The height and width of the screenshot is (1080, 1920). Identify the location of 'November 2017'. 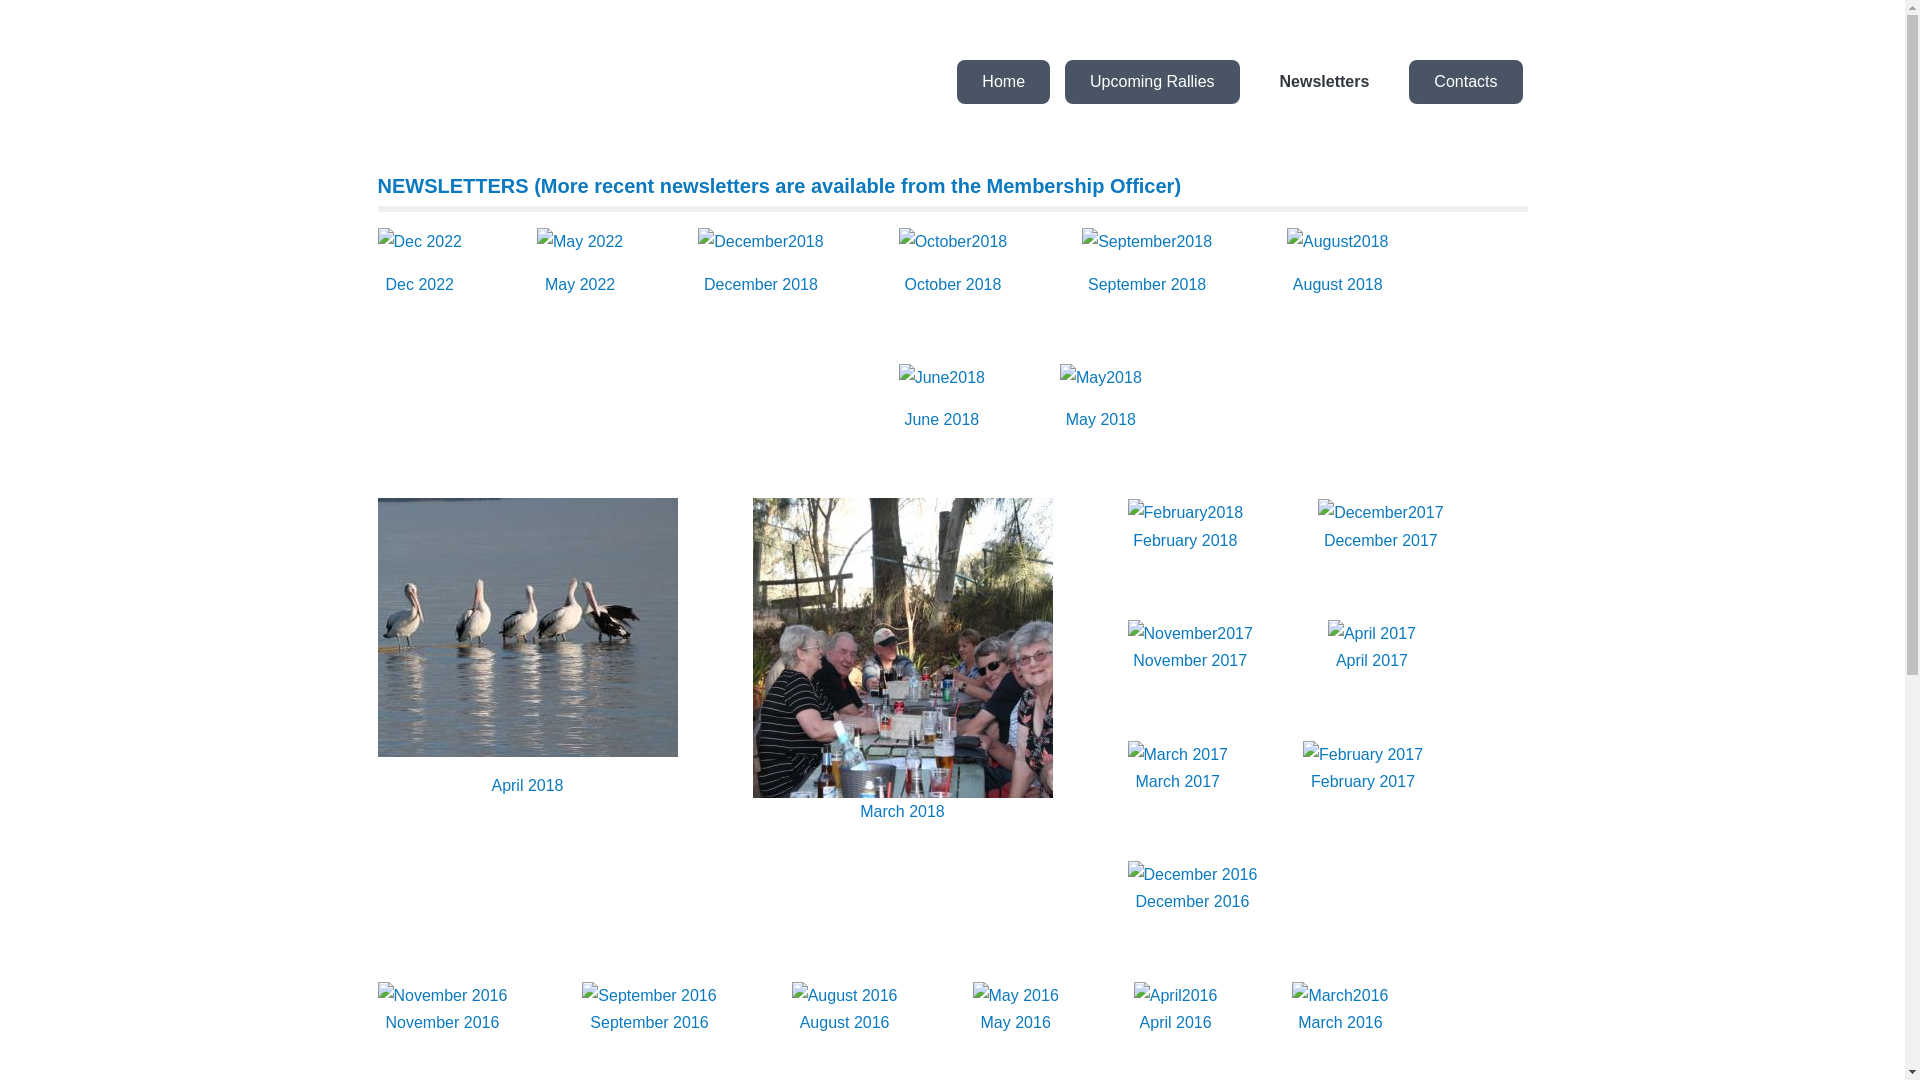
(1190, 660).